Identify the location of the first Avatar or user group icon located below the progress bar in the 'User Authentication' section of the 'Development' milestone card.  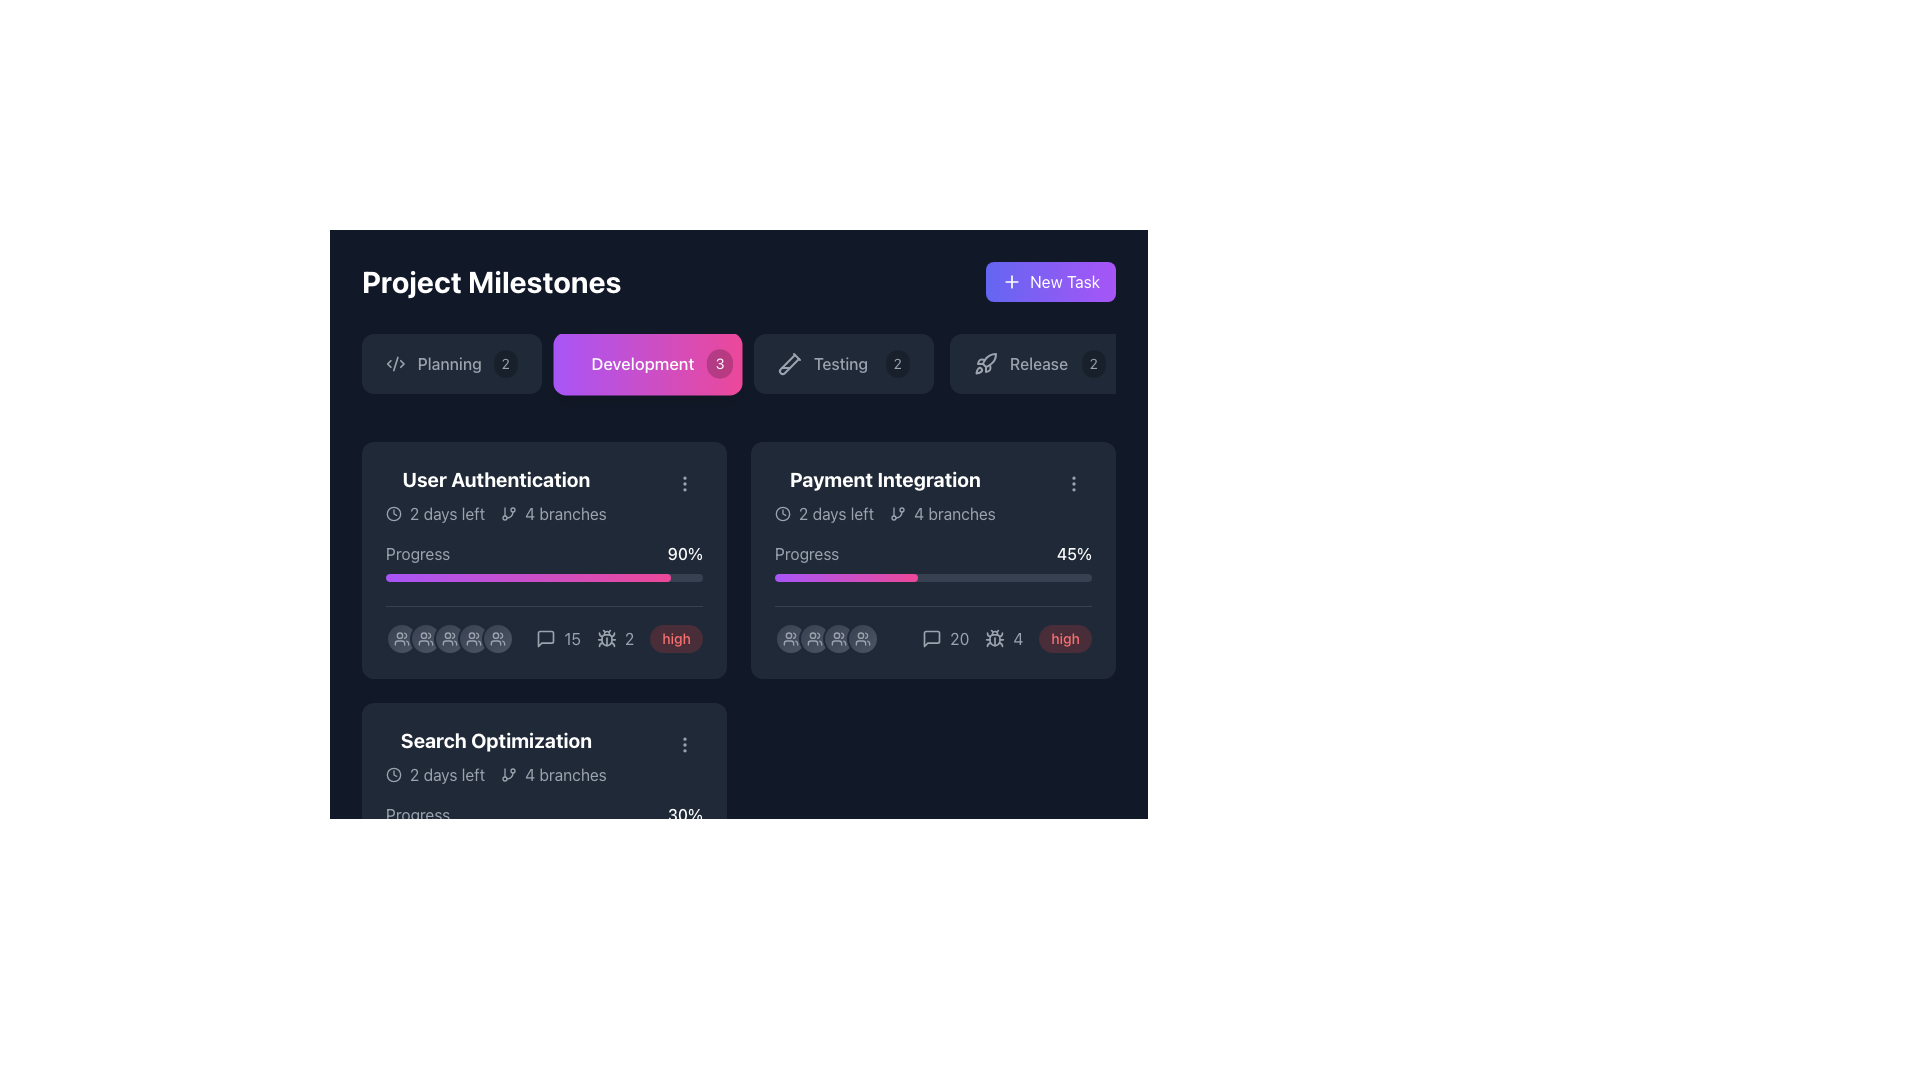
(401, 639).